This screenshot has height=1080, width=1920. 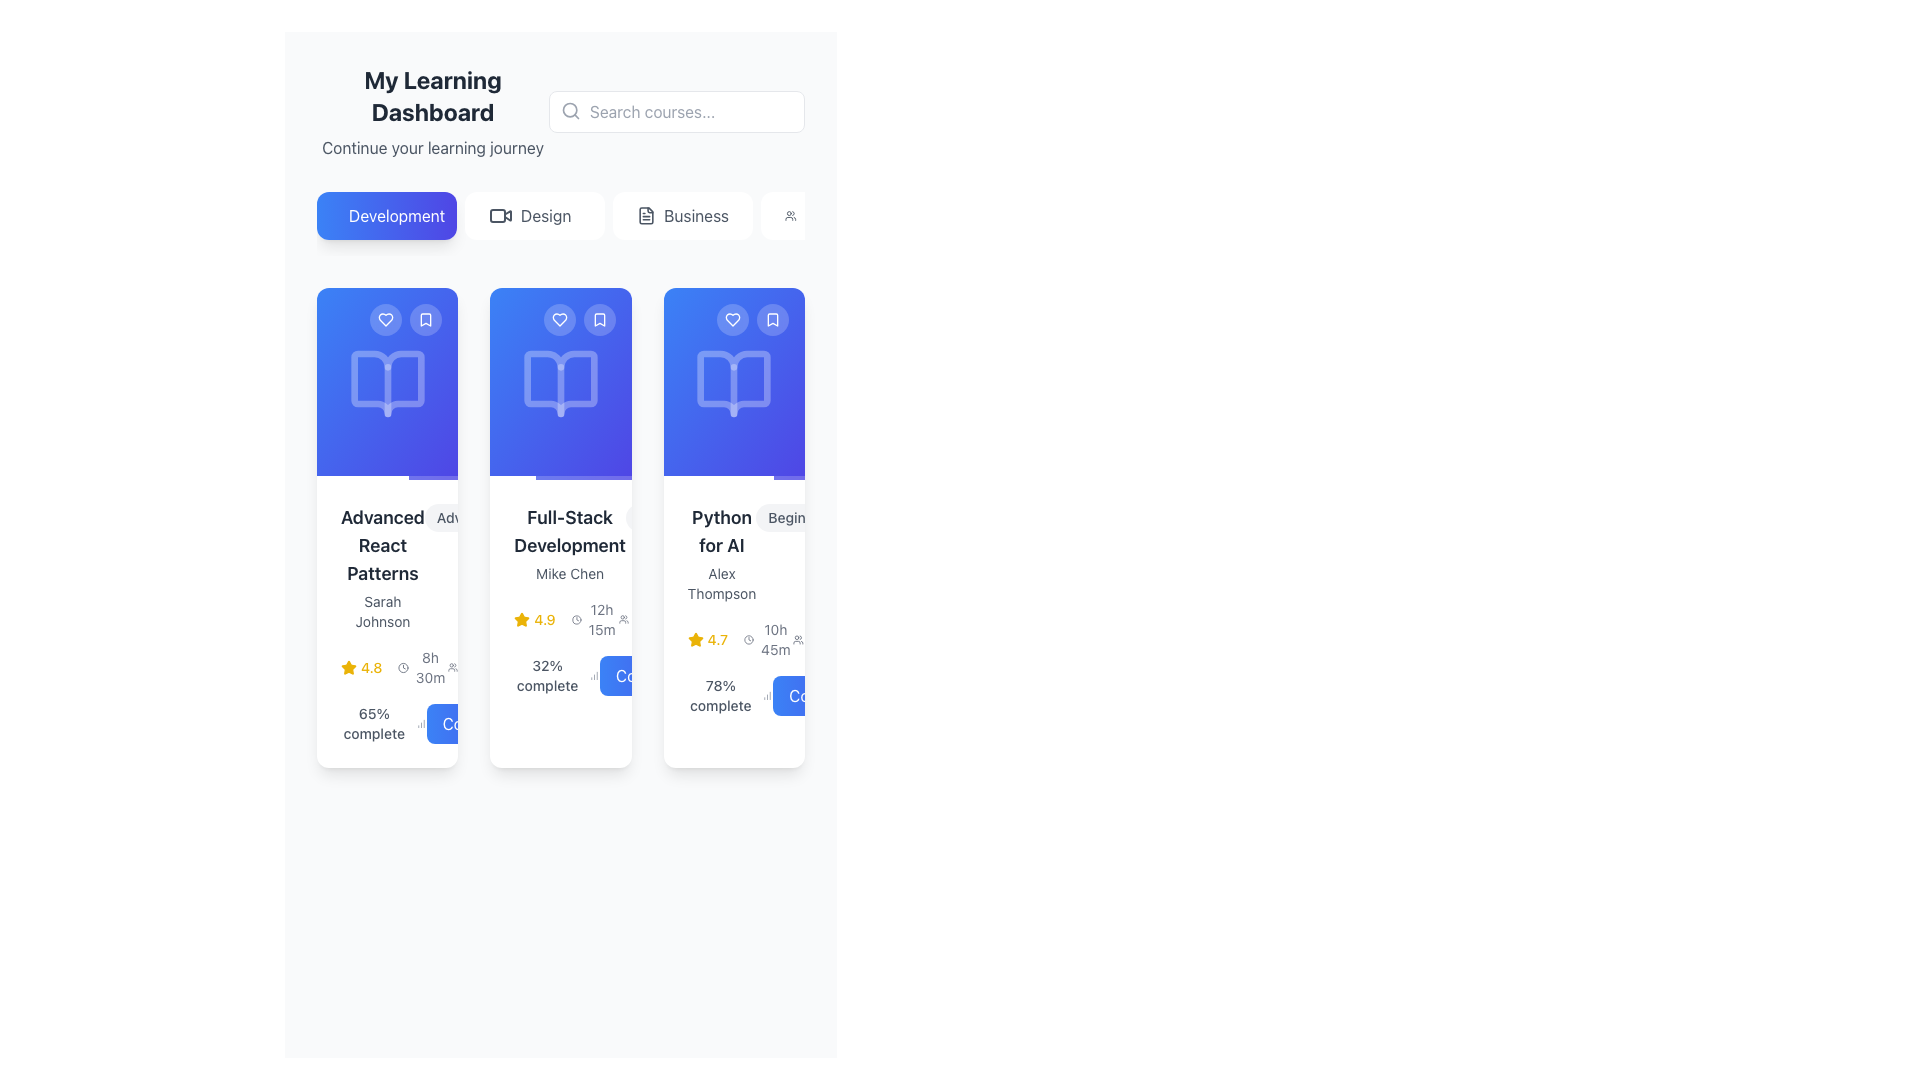 I want to click on the rating value represented by the bright yellow star icon for the 'Full-Stack Development' course, located at the bottom section of the course card, so click(x=522, y=618).